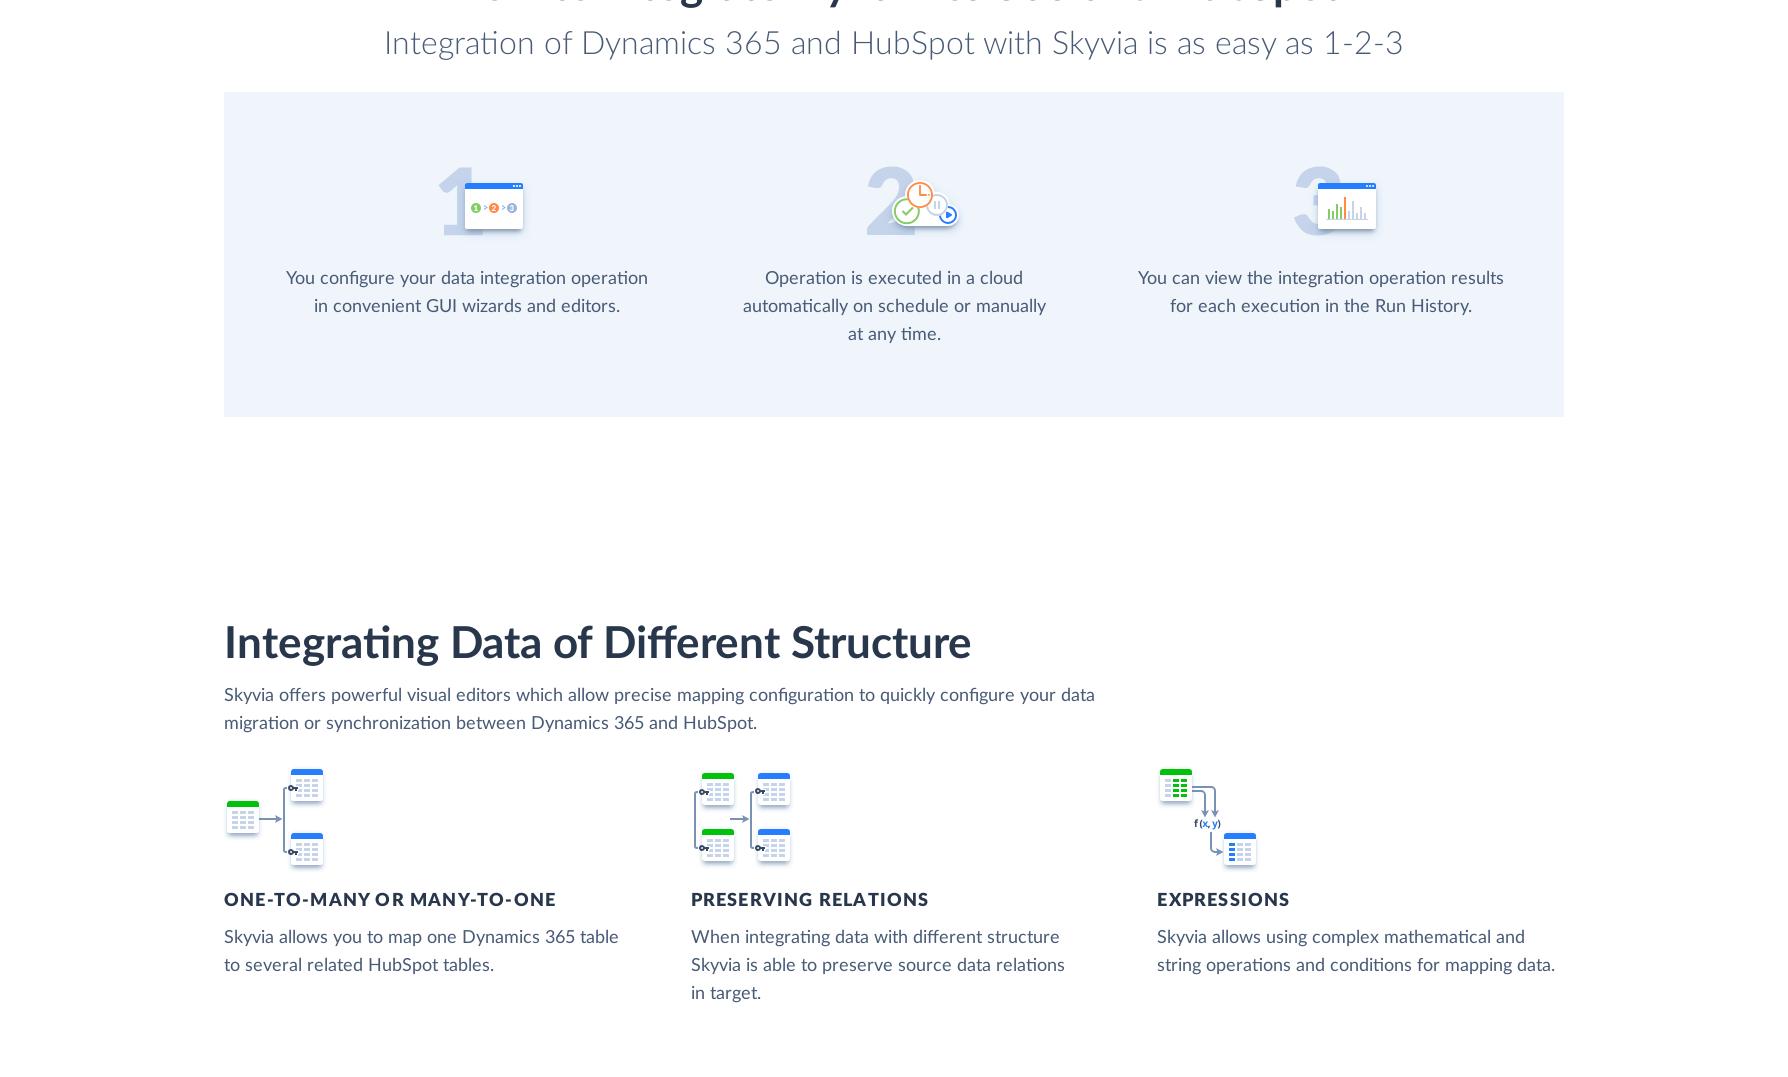  What do you see at coordinates (876, 964) in the screenshot?
I see `'When integrating data with different structure Skyvia is able to preserve source data relations in target.'` at bounding box center [876, 964].